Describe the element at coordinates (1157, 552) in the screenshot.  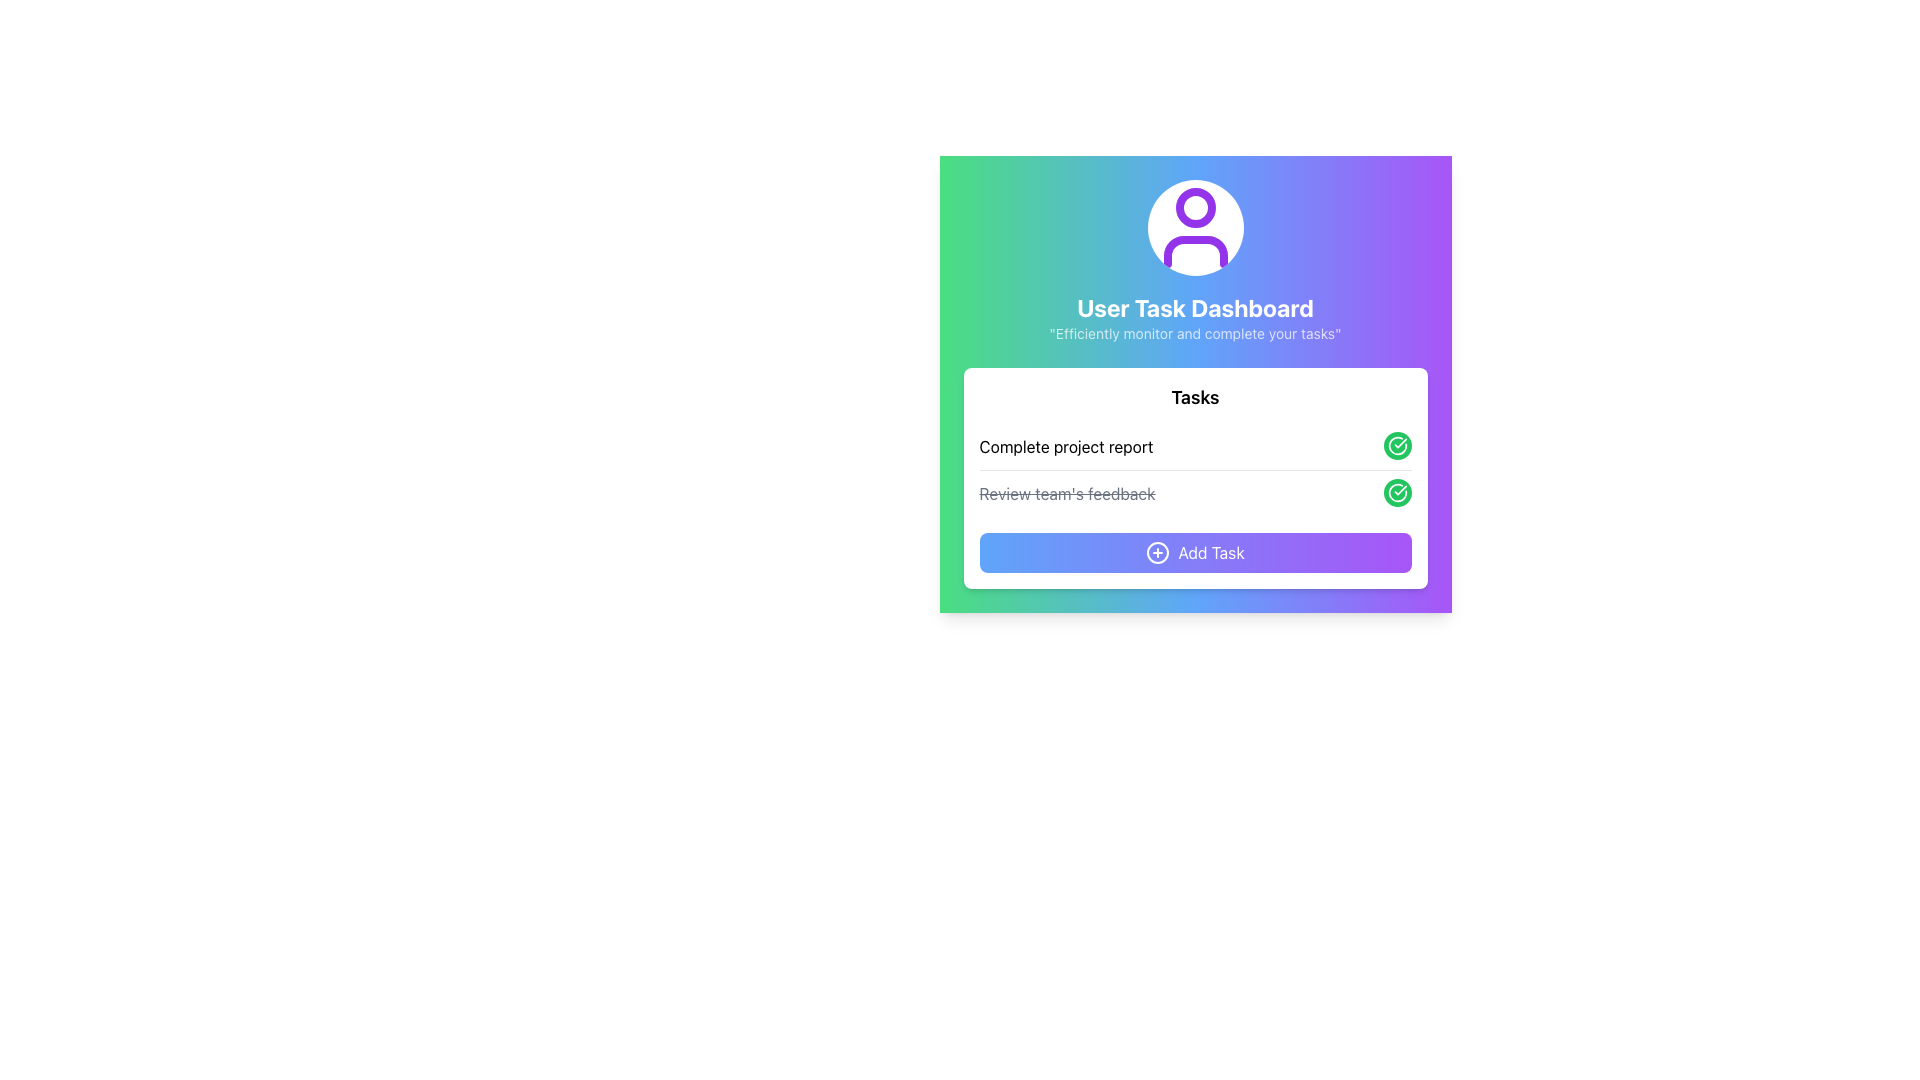
I see `the 'Add Task' icon located to the left of the 'Add Task' text in the button at the bottom of the dashboard` at that location.